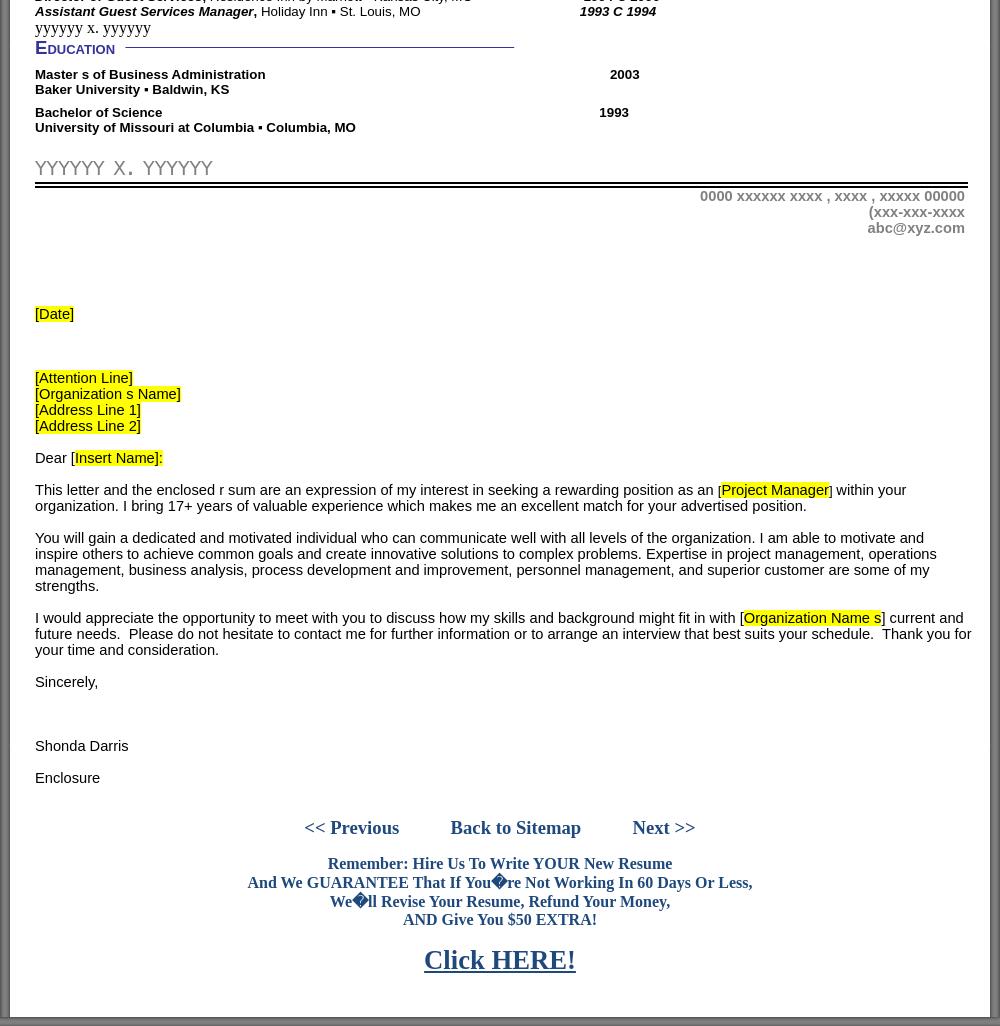 Image resolution: width=1000 pixels, height=1026 pixels. What do you see at coordinates (146, 127) in the screenshot?
I see `'University
of Missouri at Columbia'` at bounding box center [146, 127].